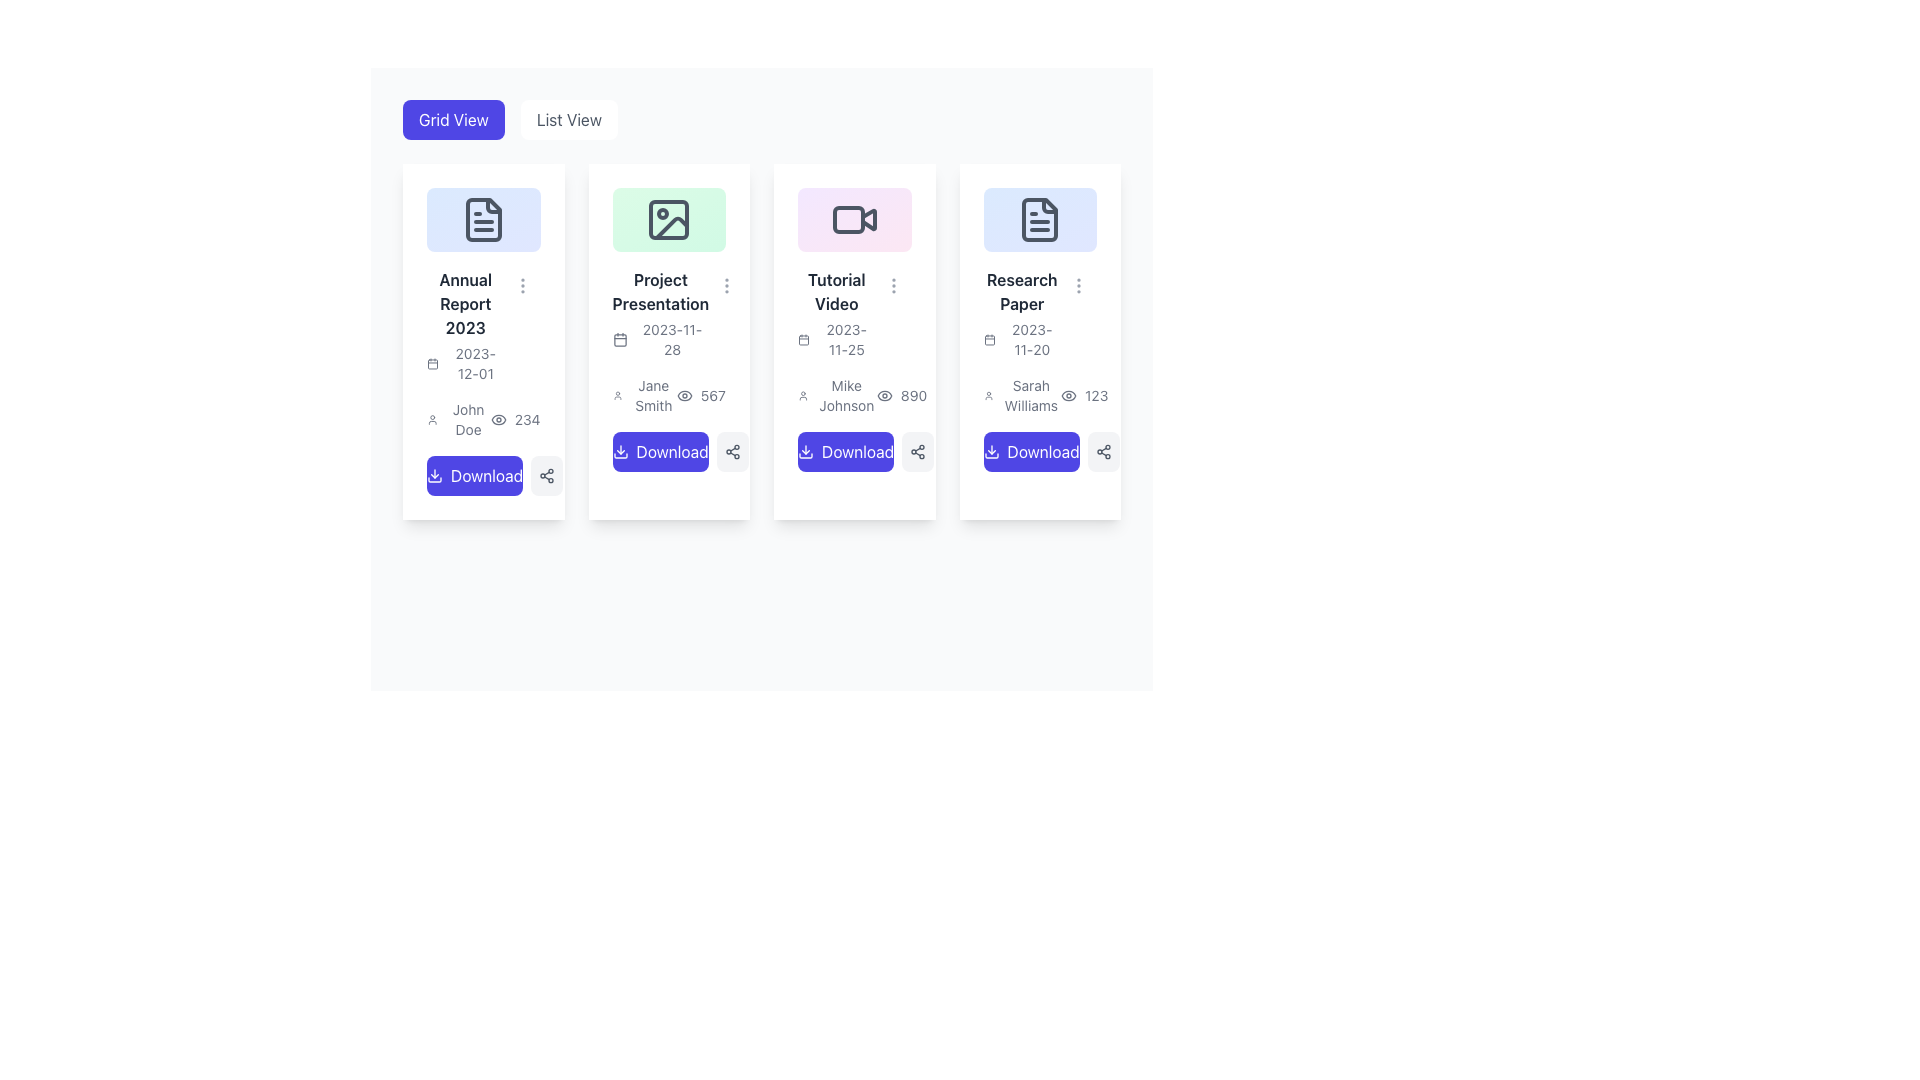  What do you see at coordinates (1095, 395) in the screenshot?
I see `displayed metric value from the text label located to the right of the eye-shaped icon at the bottom of the last card in a row of four cards` at bounding box center [1095, 395].